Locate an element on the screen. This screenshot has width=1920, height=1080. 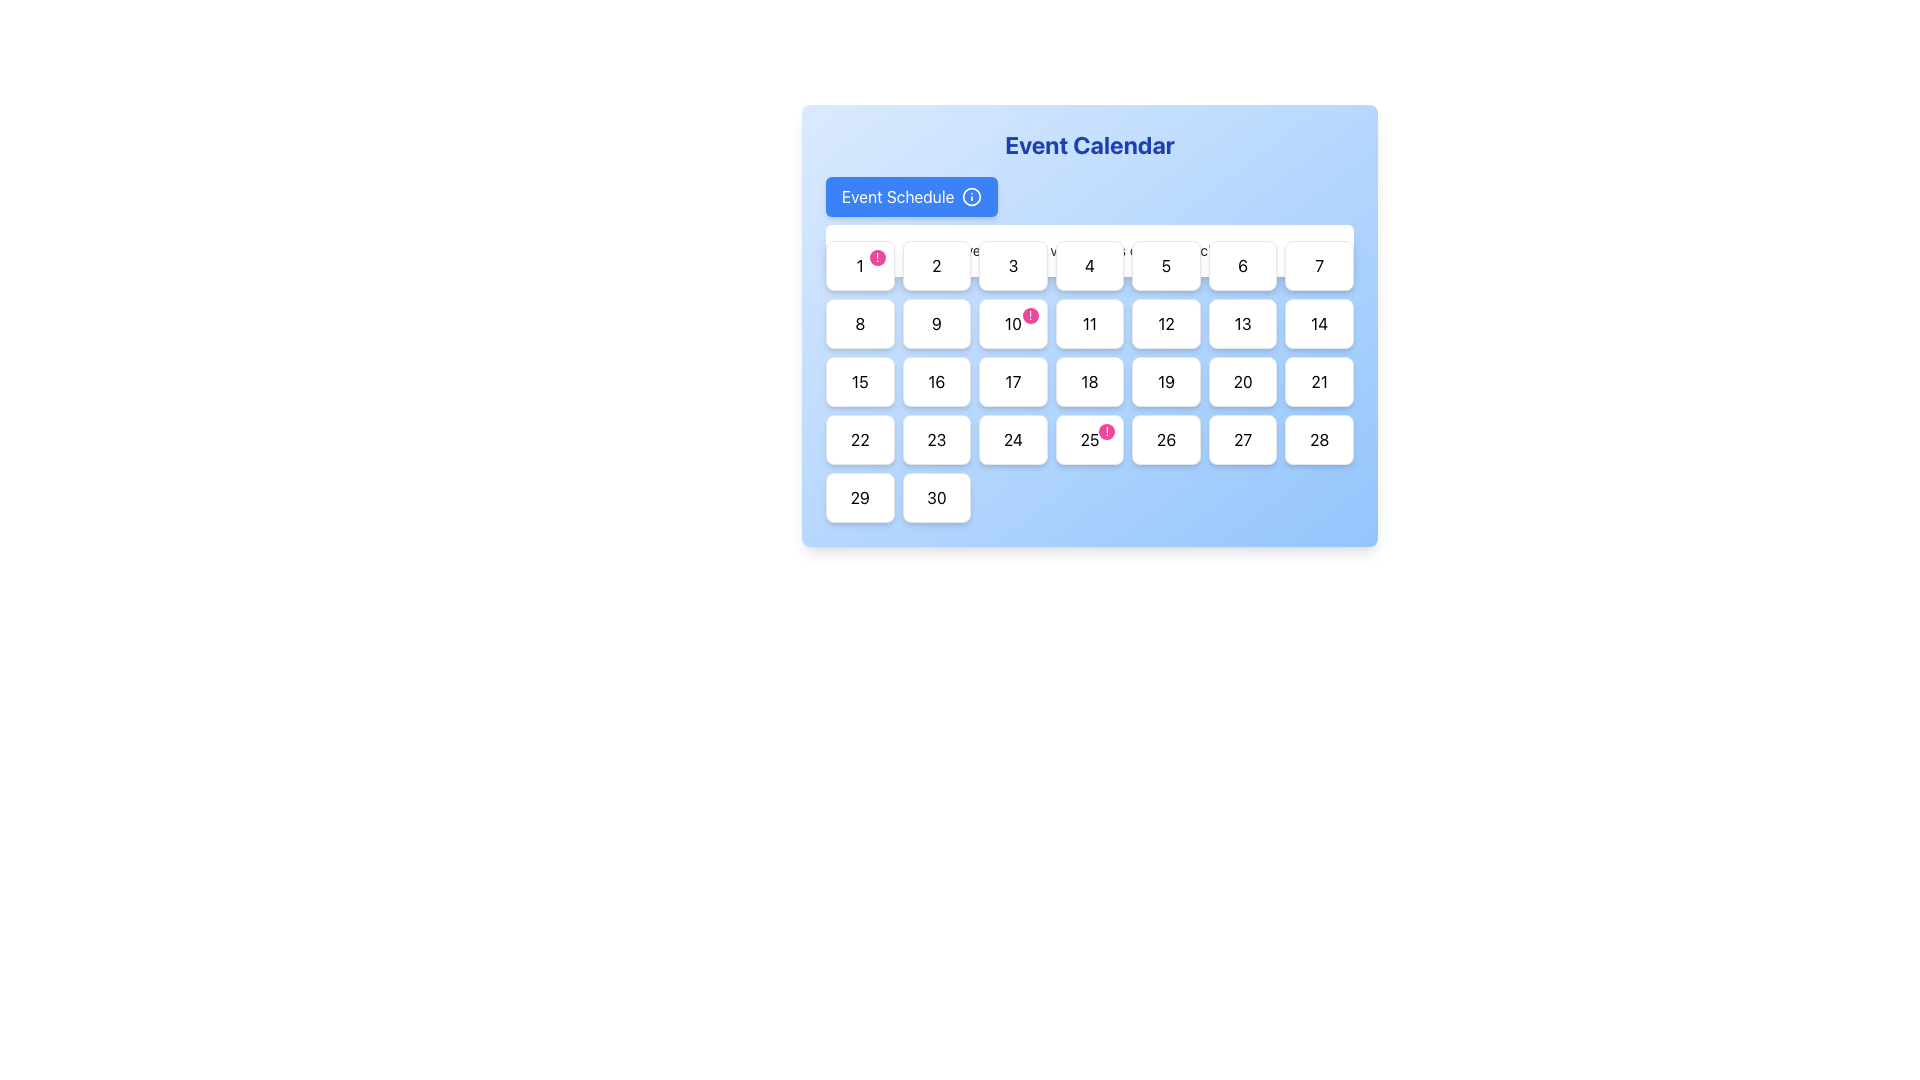
the calendar button that represents the day in the second column of the second row, located beneath the button labeled '2' and above the button labeled '16' is located at coordinates (935, 323).